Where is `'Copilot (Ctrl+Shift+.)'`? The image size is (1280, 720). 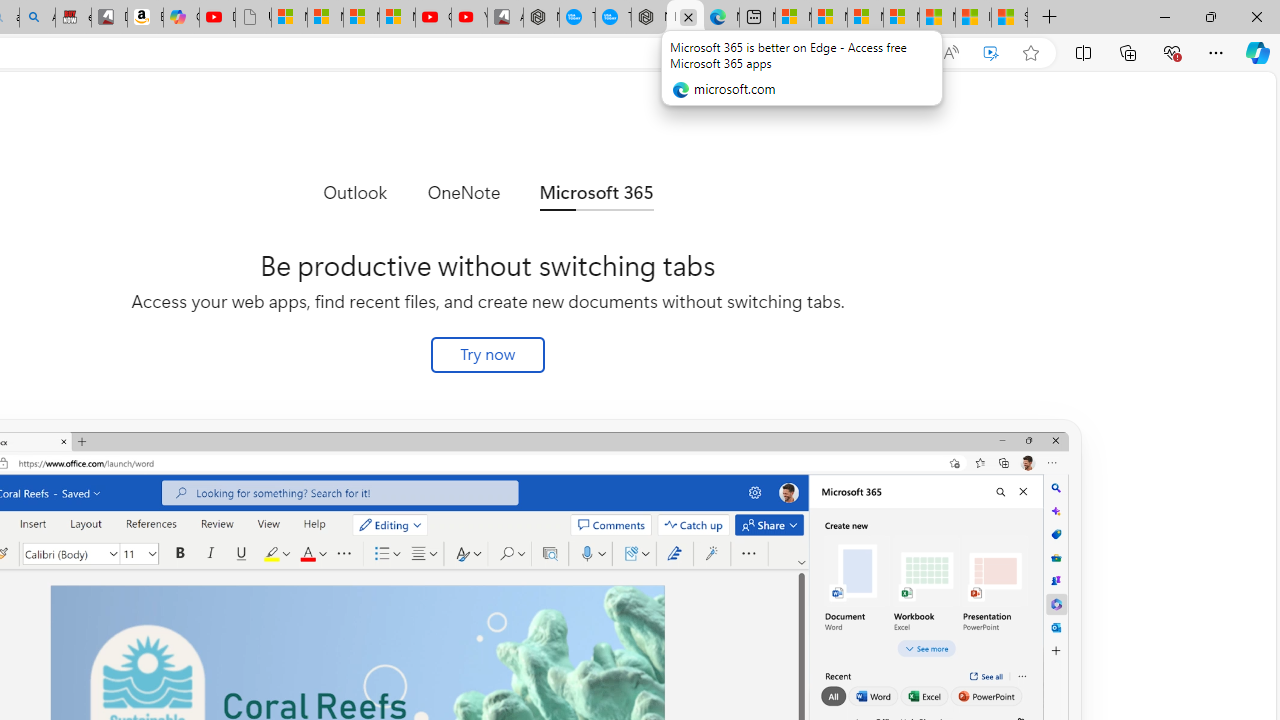
'Copilot (Ctrl+Shift+.)' is located at coordinates (1257, 51).